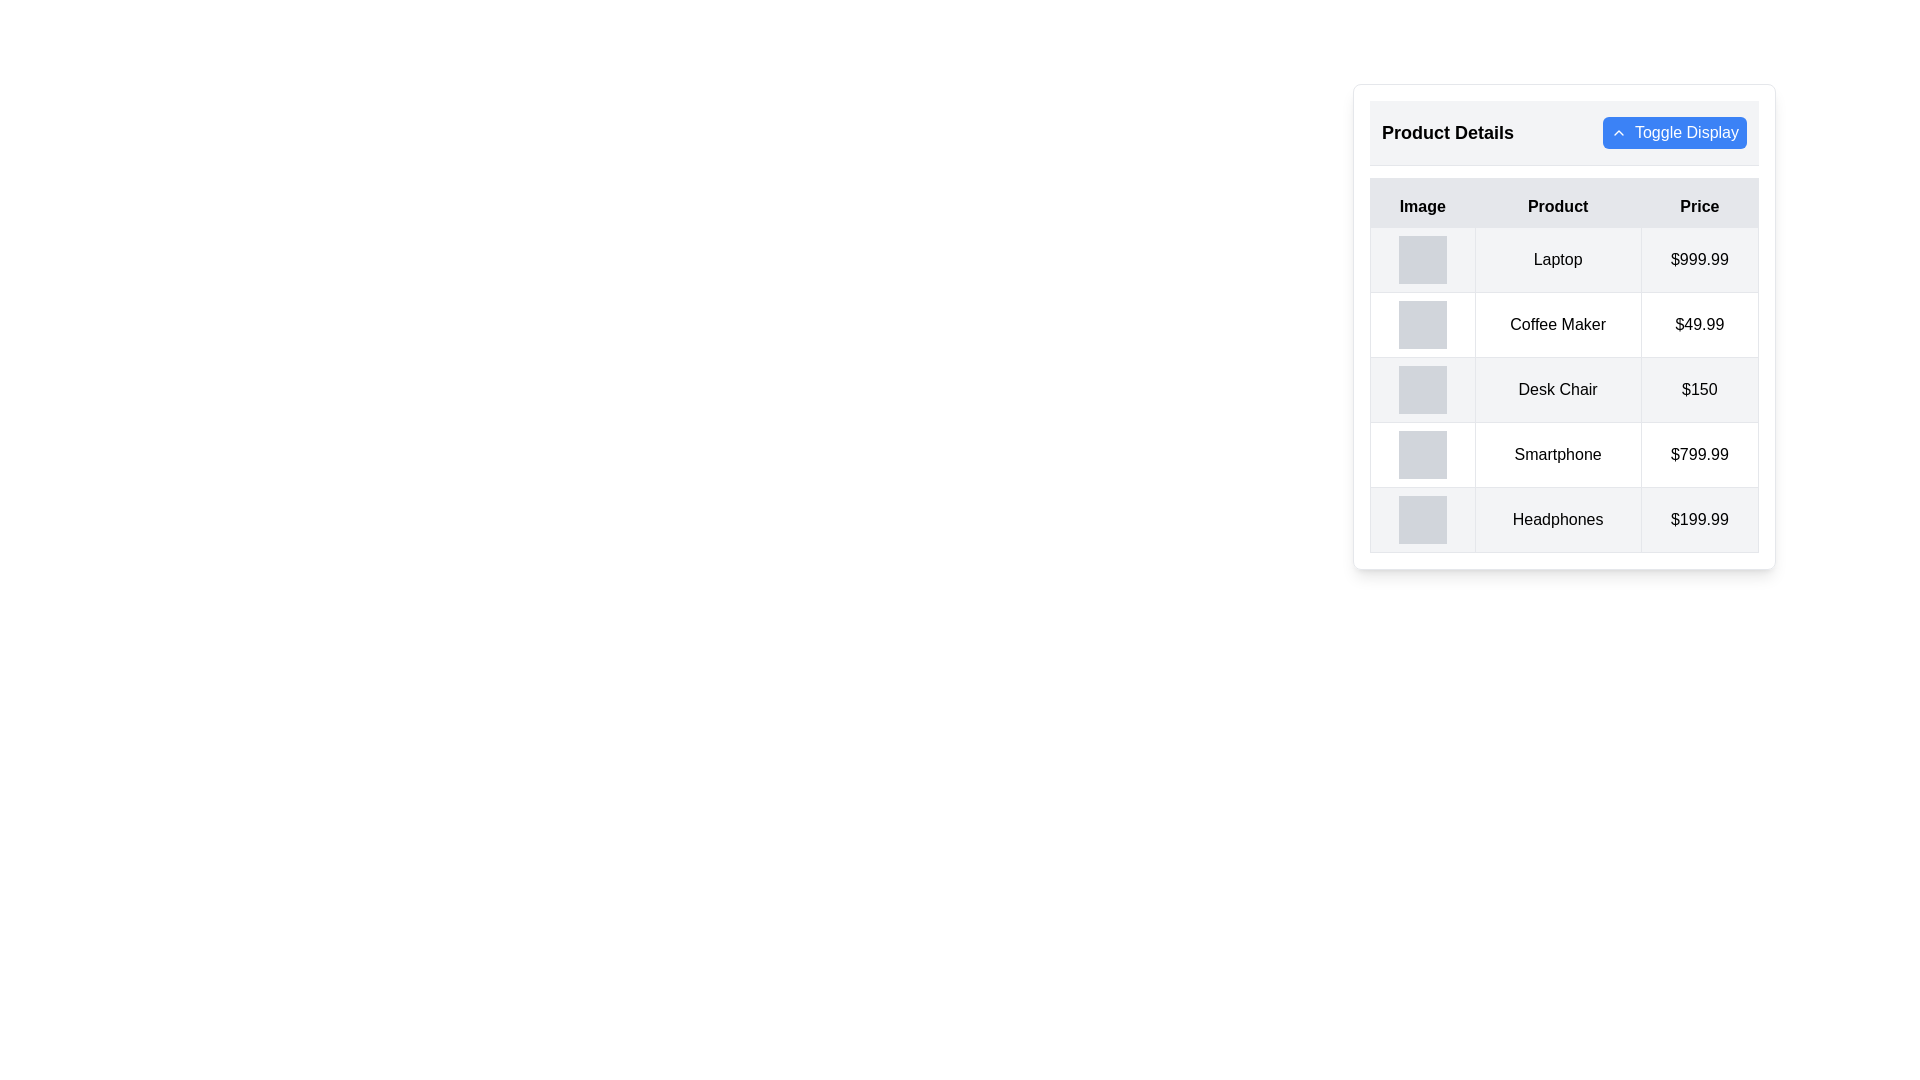 The height and width of the screenshot is (1080, 1920). What do you see at coordinates (1698, 323) in the screenshot?
I see `the price label of the 'Coffee Maker' product, which is located in the third column of its row in a multi-column table layout` at bounding box center [1698, 323].